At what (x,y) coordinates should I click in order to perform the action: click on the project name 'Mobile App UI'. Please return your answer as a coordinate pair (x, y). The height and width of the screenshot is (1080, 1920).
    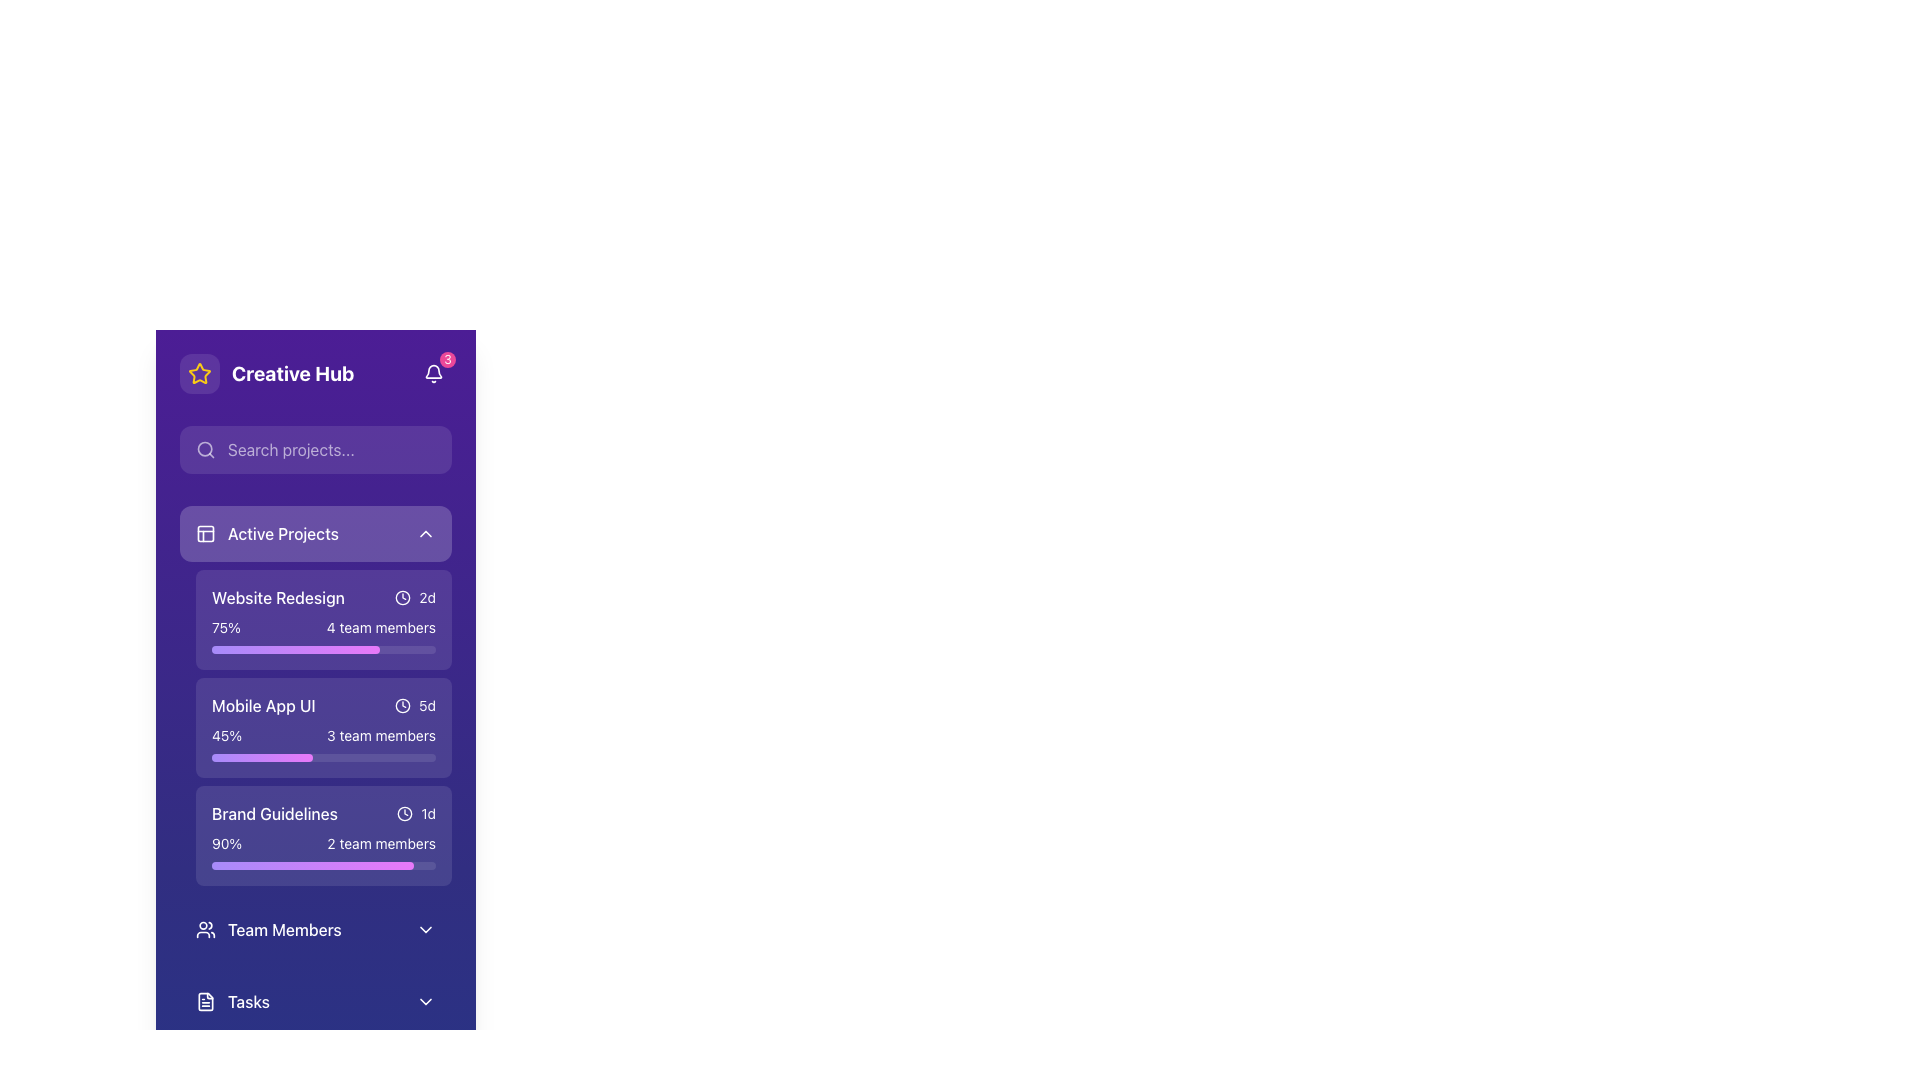
    Looking at the image, I should click on (324, 704).